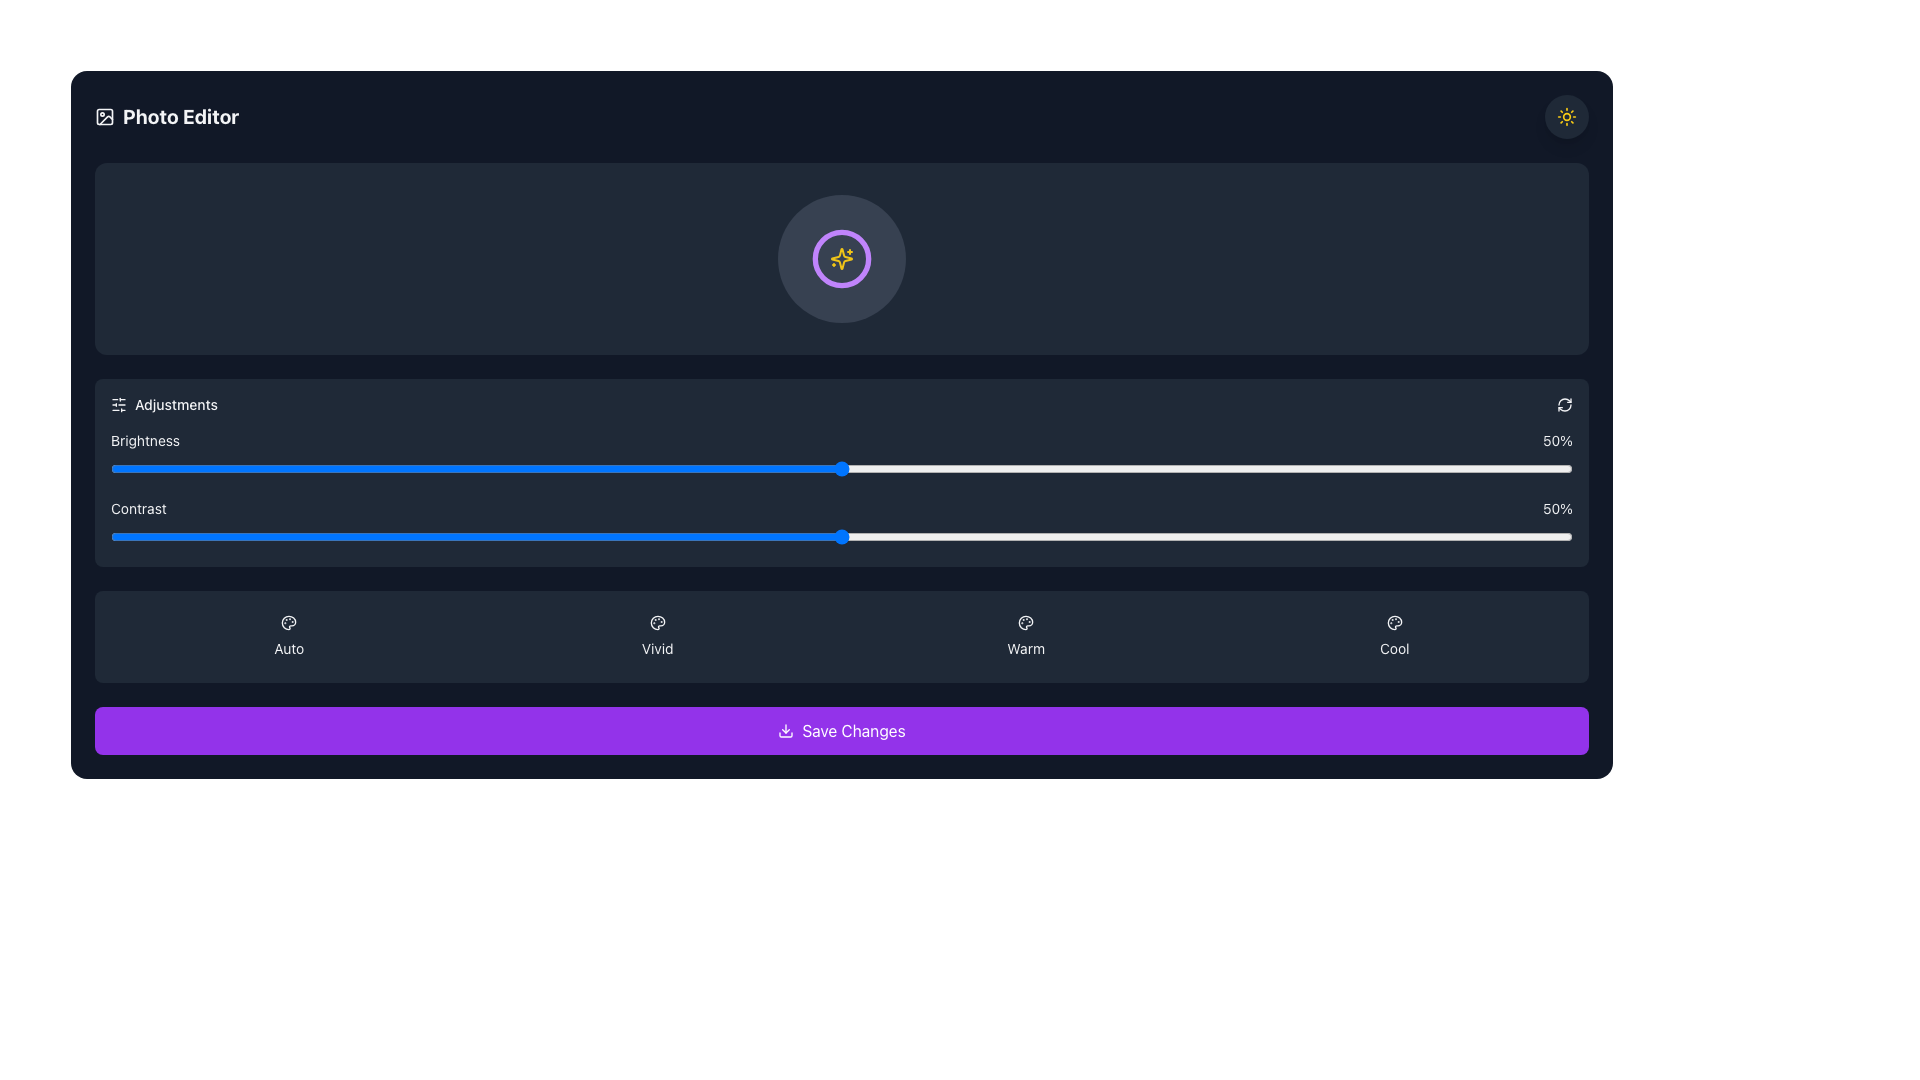 This screenshot has width=1920, height=1080. I want to click on contrast, so click(1118, 469).